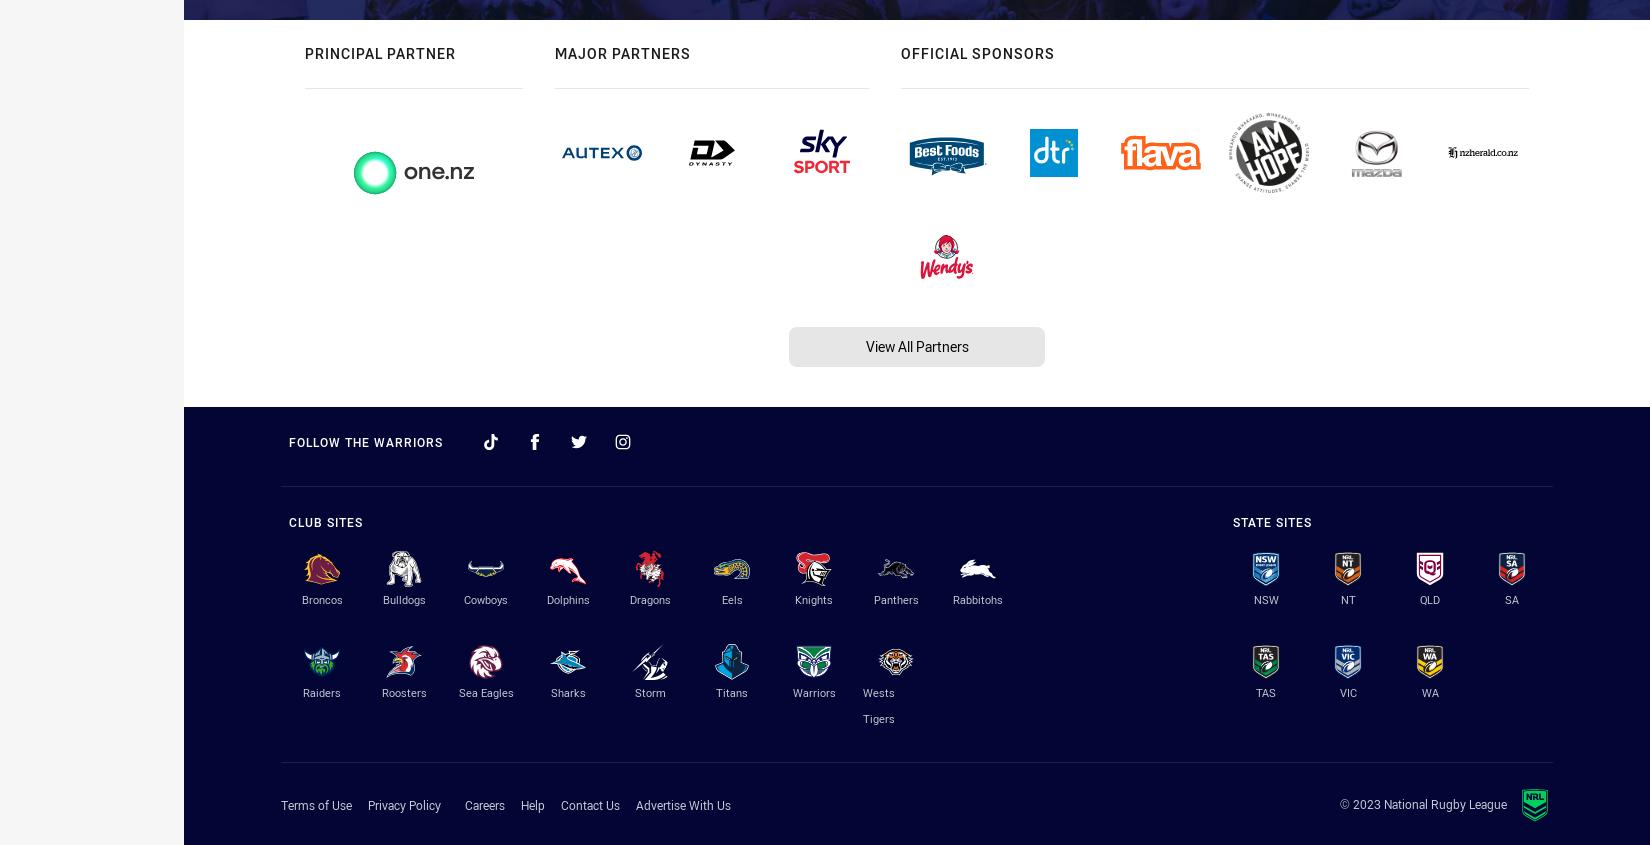 Image resolution: width=1650 pixels, height=845 pixels. What do you see at coordinates (381, 598) in the screenshot?
I see `'Bulldogs'` at bounding box center [381, 598].